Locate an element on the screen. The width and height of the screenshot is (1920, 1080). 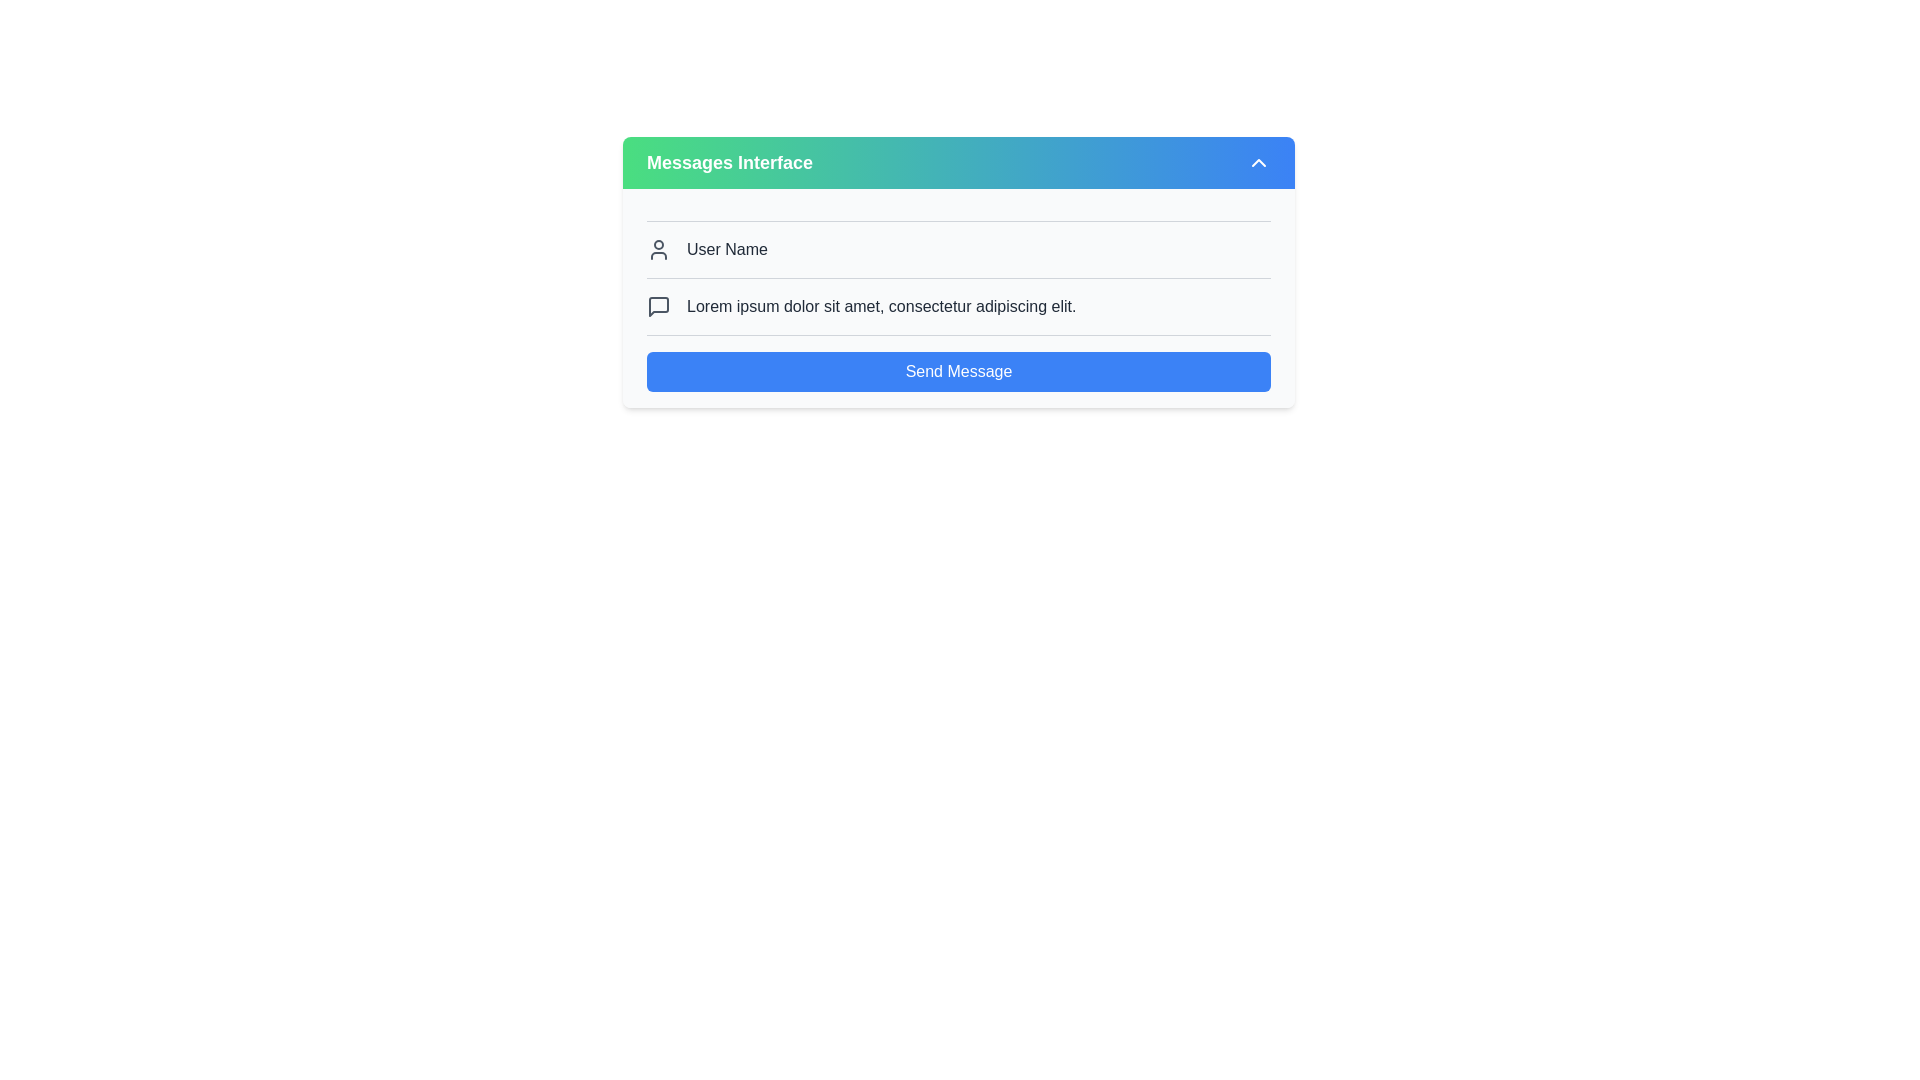
the toggle indicator icon located at the top-right corner of the 'Messages Interface' header is located at coordinates (1257, 161).